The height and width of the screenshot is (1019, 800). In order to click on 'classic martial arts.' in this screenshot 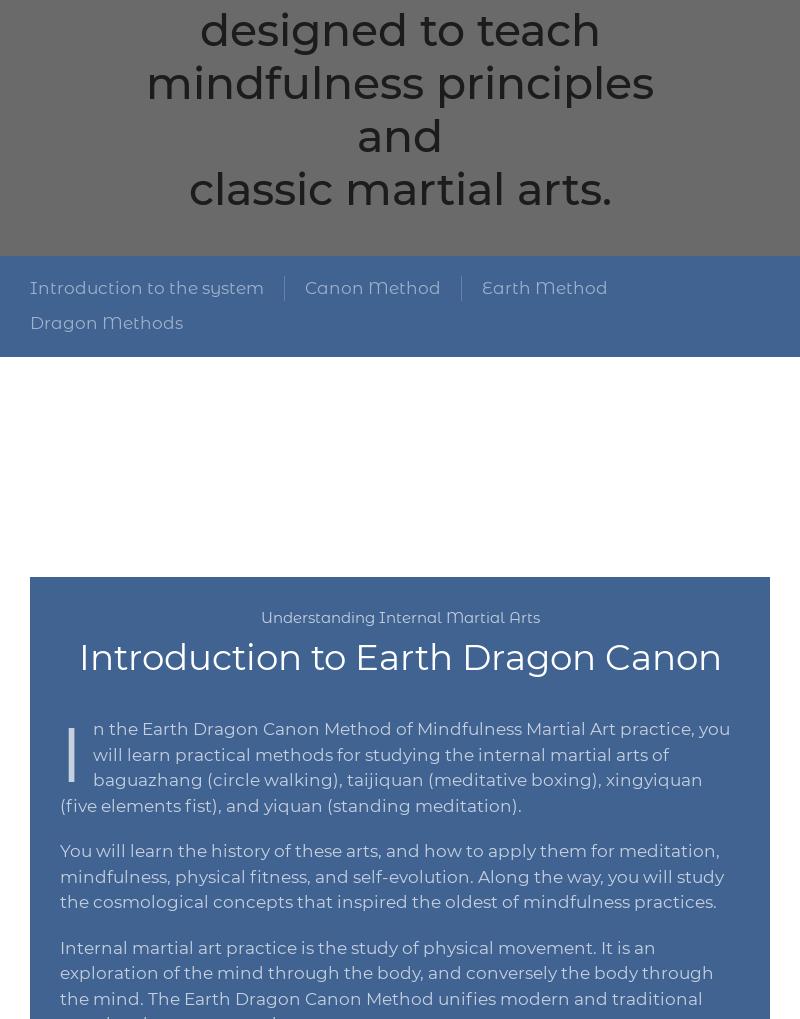, I will do `click(187, 187)`.